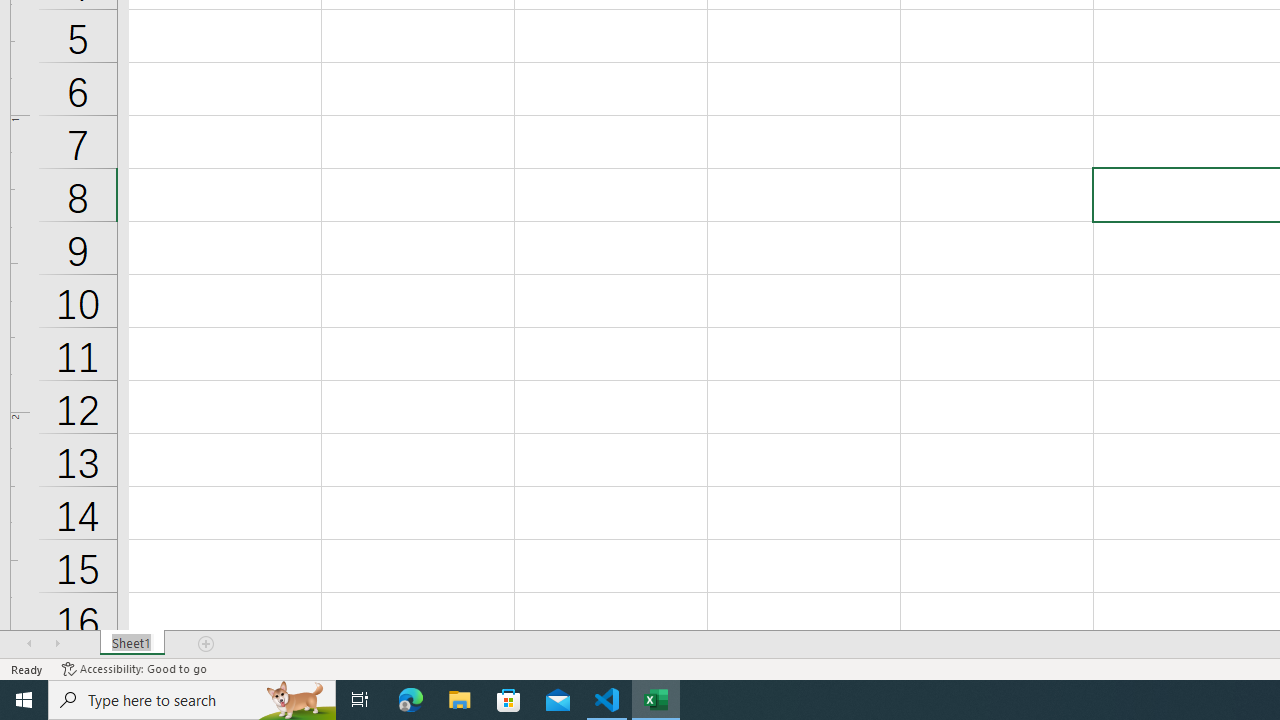 The height and width of the screenshot is (720, 1280). Describe the element at coordinates (133, 669) in the screenshot. I see `'Accessibility Checker Accessibility: Good to go'` at that location.